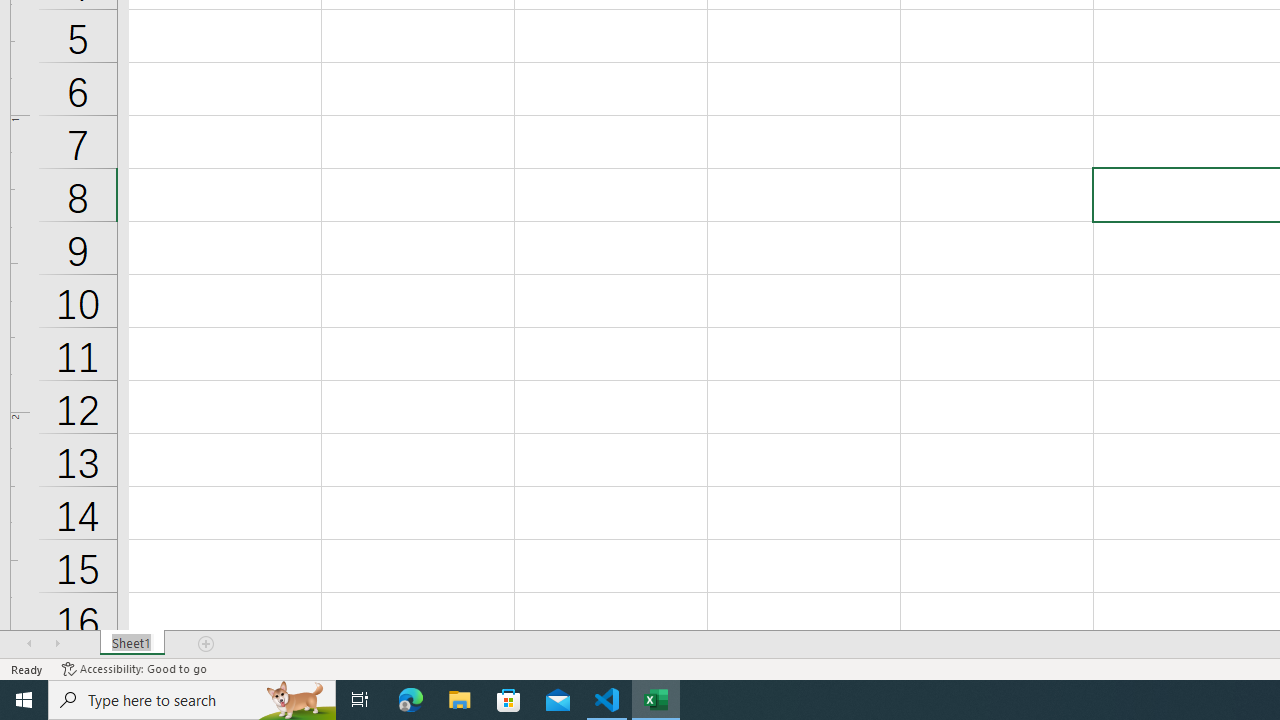 The height and width of the screenshot is (720, 1280). Describe the element at coordinates (133, 669) in the screenshot. I see `'Accessibility Checker Accessibility: Good to go'` at that location.